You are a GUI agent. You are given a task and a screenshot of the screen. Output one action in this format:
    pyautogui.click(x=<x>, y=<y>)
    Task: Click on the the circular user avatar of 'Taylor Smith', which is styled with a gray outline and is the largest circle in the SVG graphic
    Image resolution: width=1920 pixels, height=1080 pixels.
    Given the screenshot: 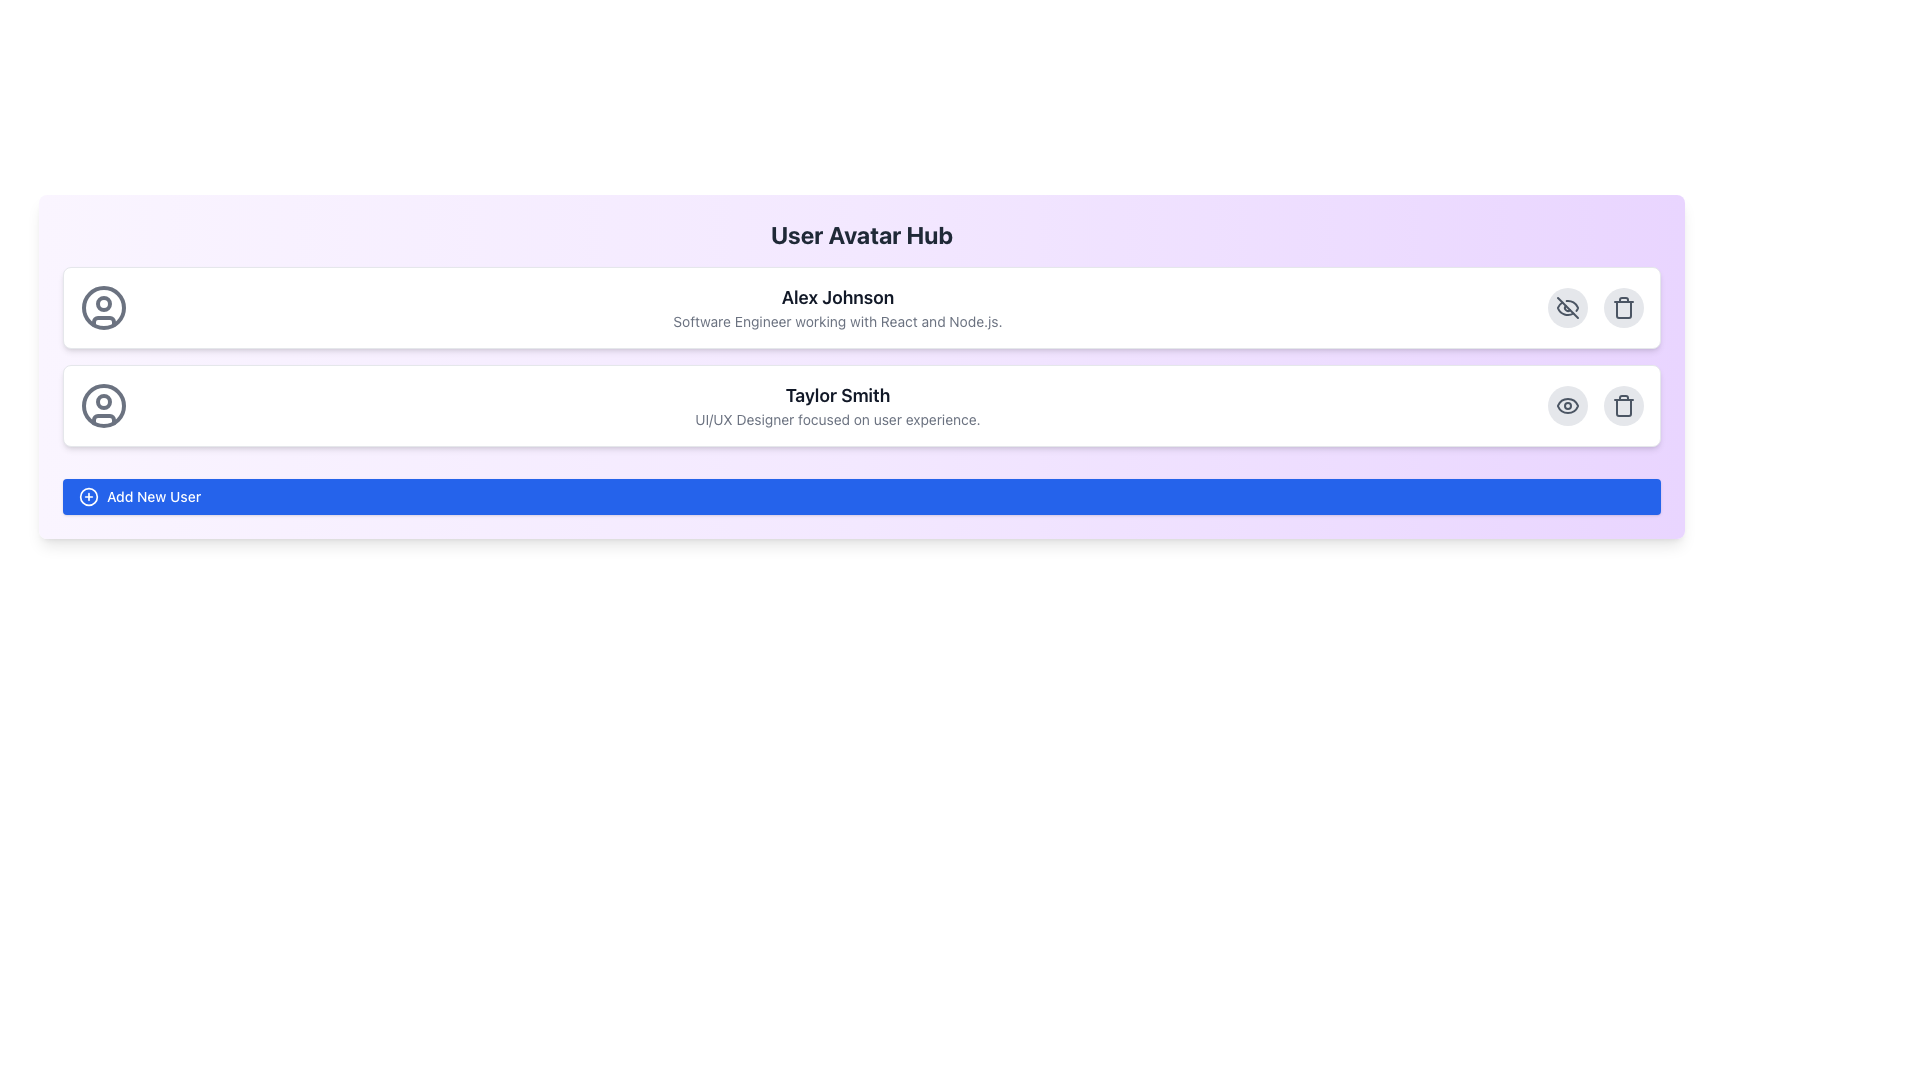 What is the action you would take?
    pyautogui.click(x=103, y=405)
    